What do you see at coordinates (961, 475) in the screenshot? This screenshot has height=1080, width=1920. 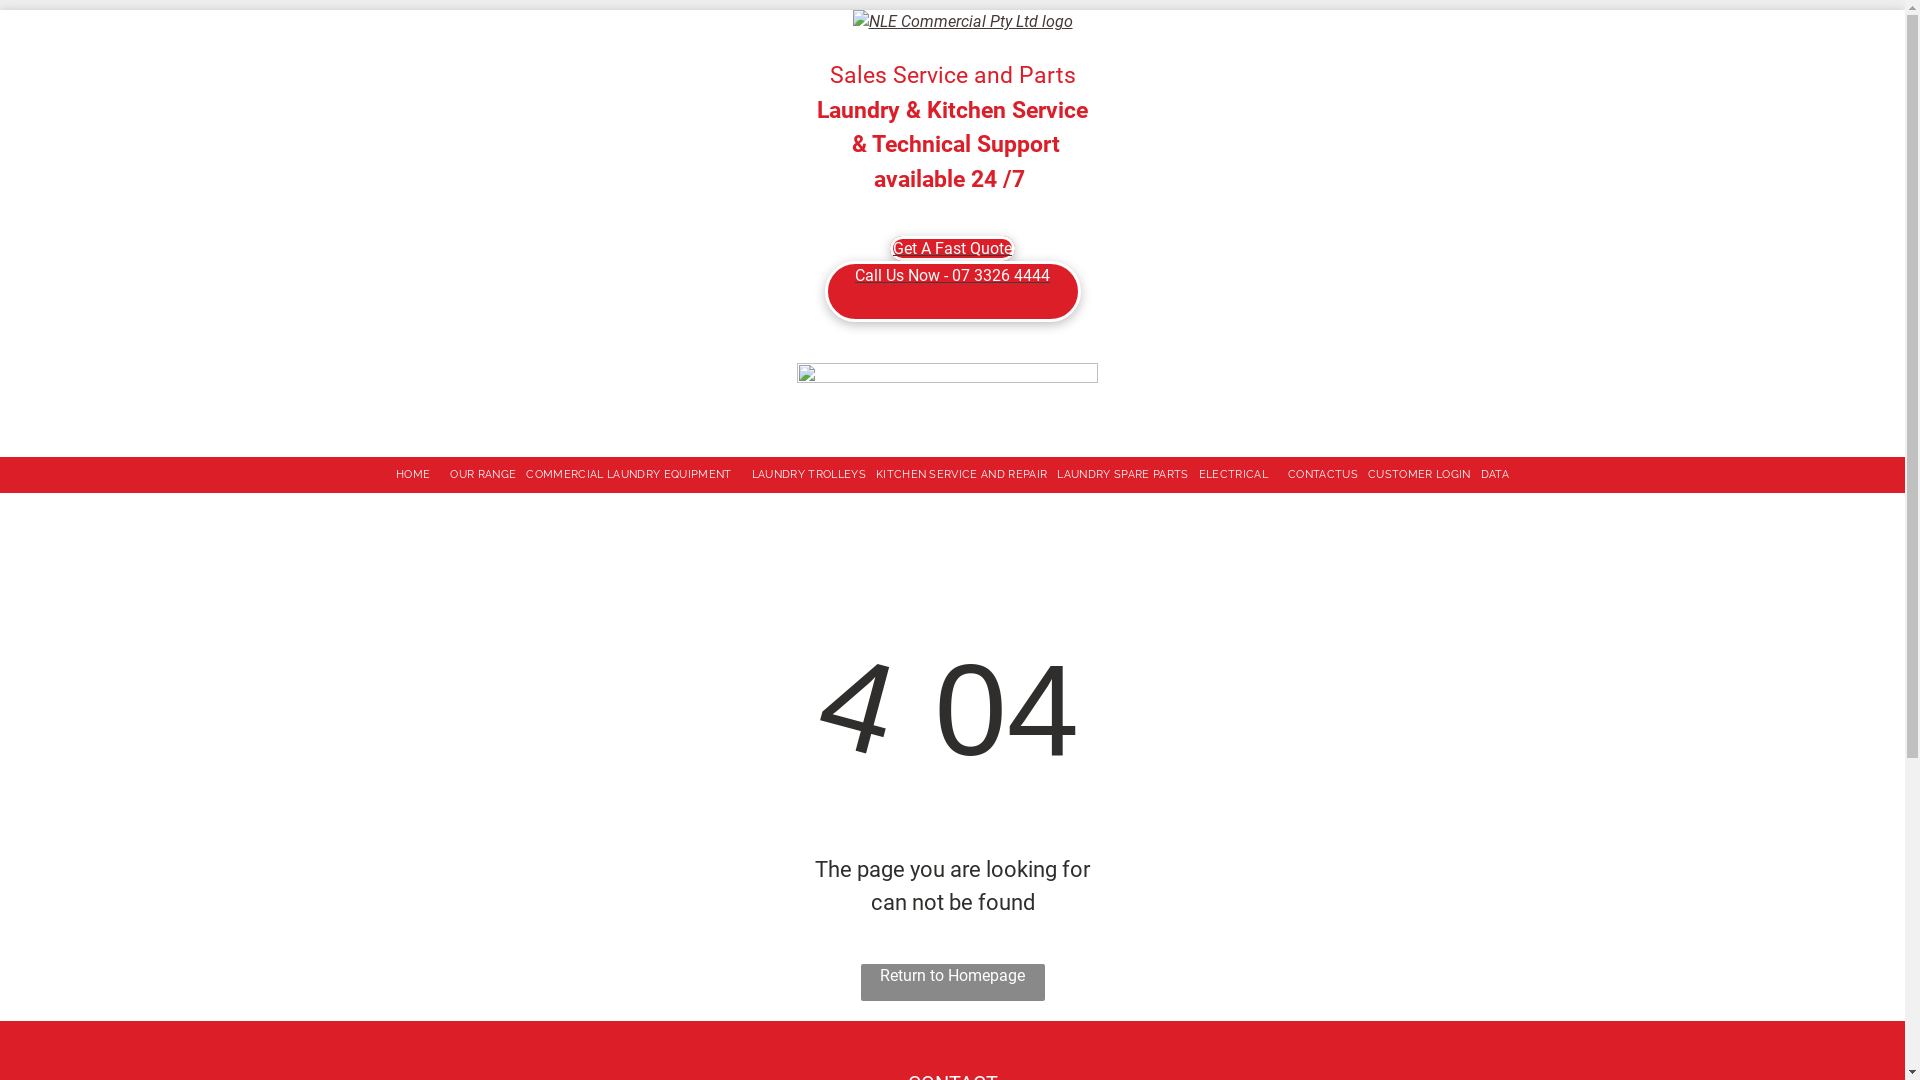 I see `'KITCHEN SERVICE AND REPAIR'` at bounding box center [961, 475].